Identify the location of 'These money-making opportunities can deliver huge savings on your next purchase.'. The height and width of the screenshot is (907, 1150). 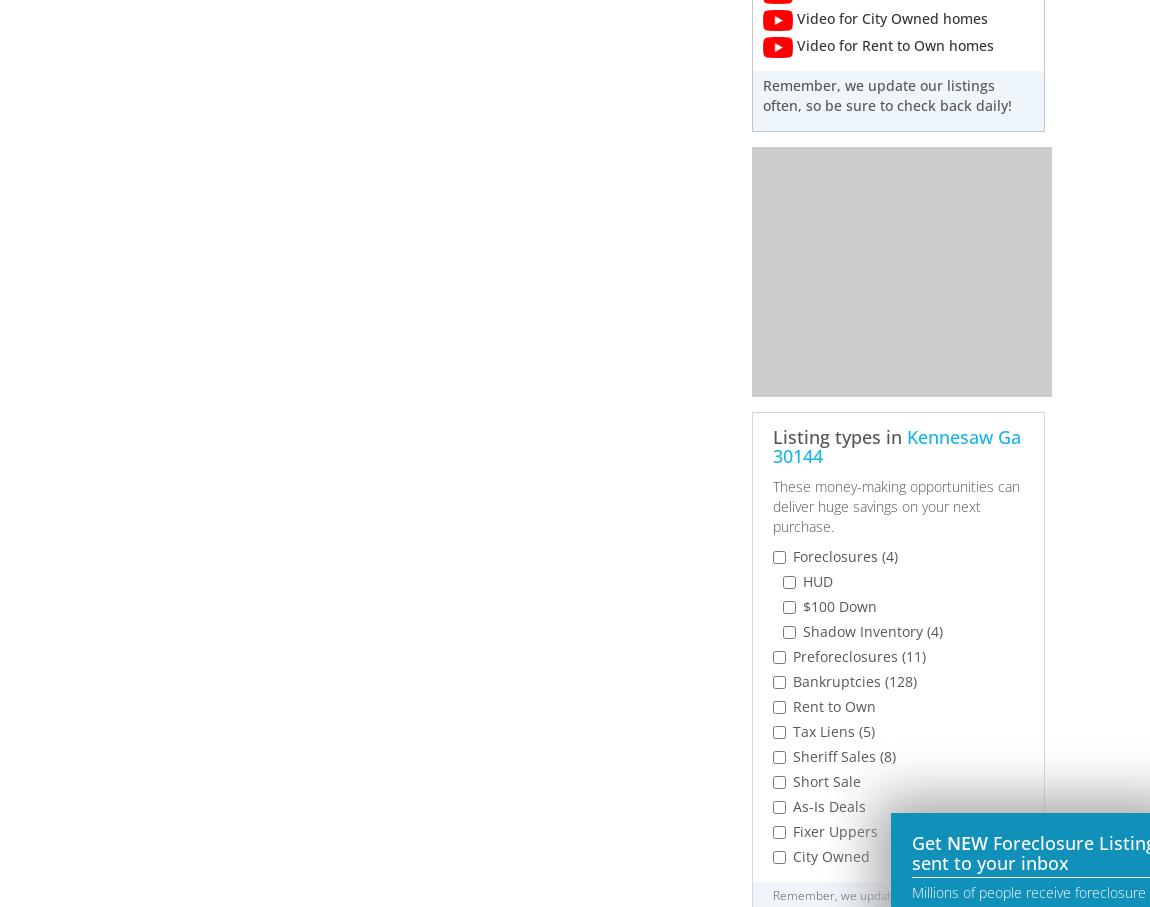
(895, 505).